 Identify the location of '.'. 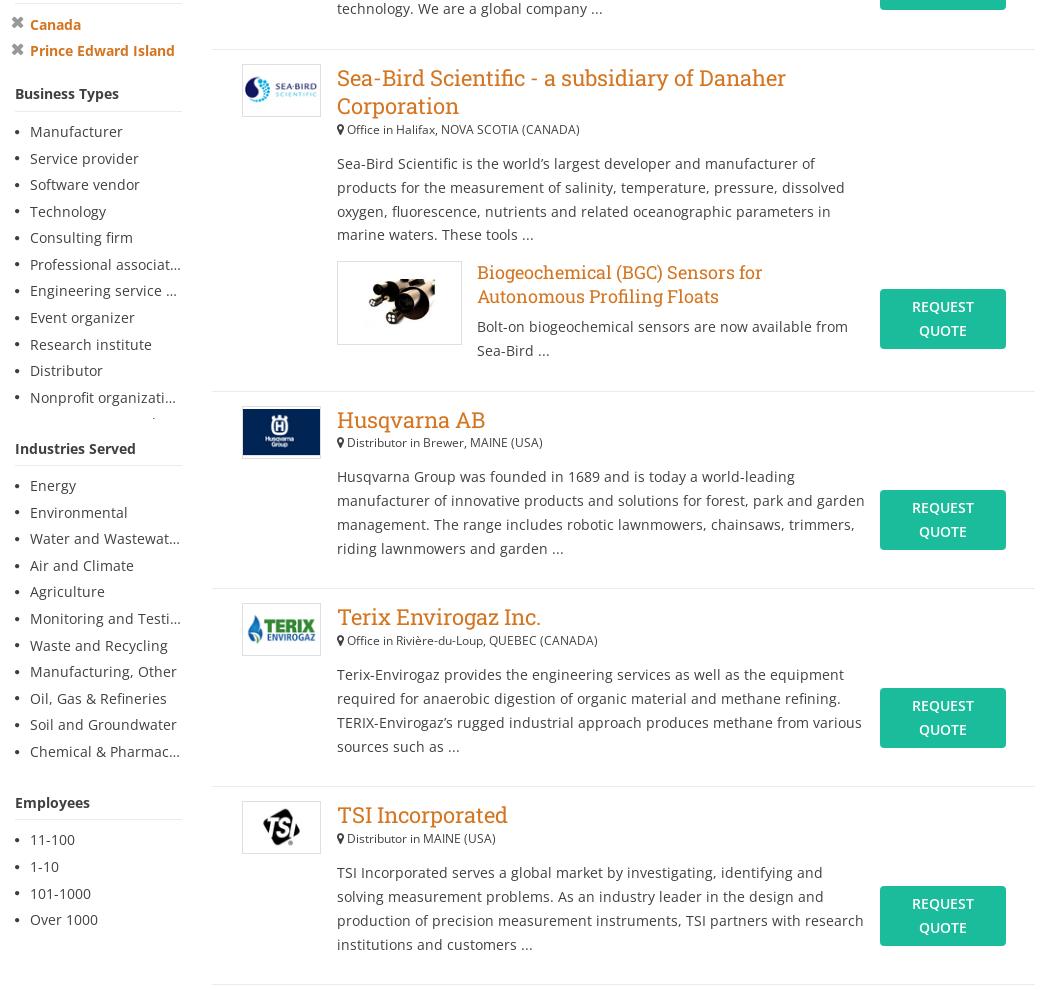
(628, 350).